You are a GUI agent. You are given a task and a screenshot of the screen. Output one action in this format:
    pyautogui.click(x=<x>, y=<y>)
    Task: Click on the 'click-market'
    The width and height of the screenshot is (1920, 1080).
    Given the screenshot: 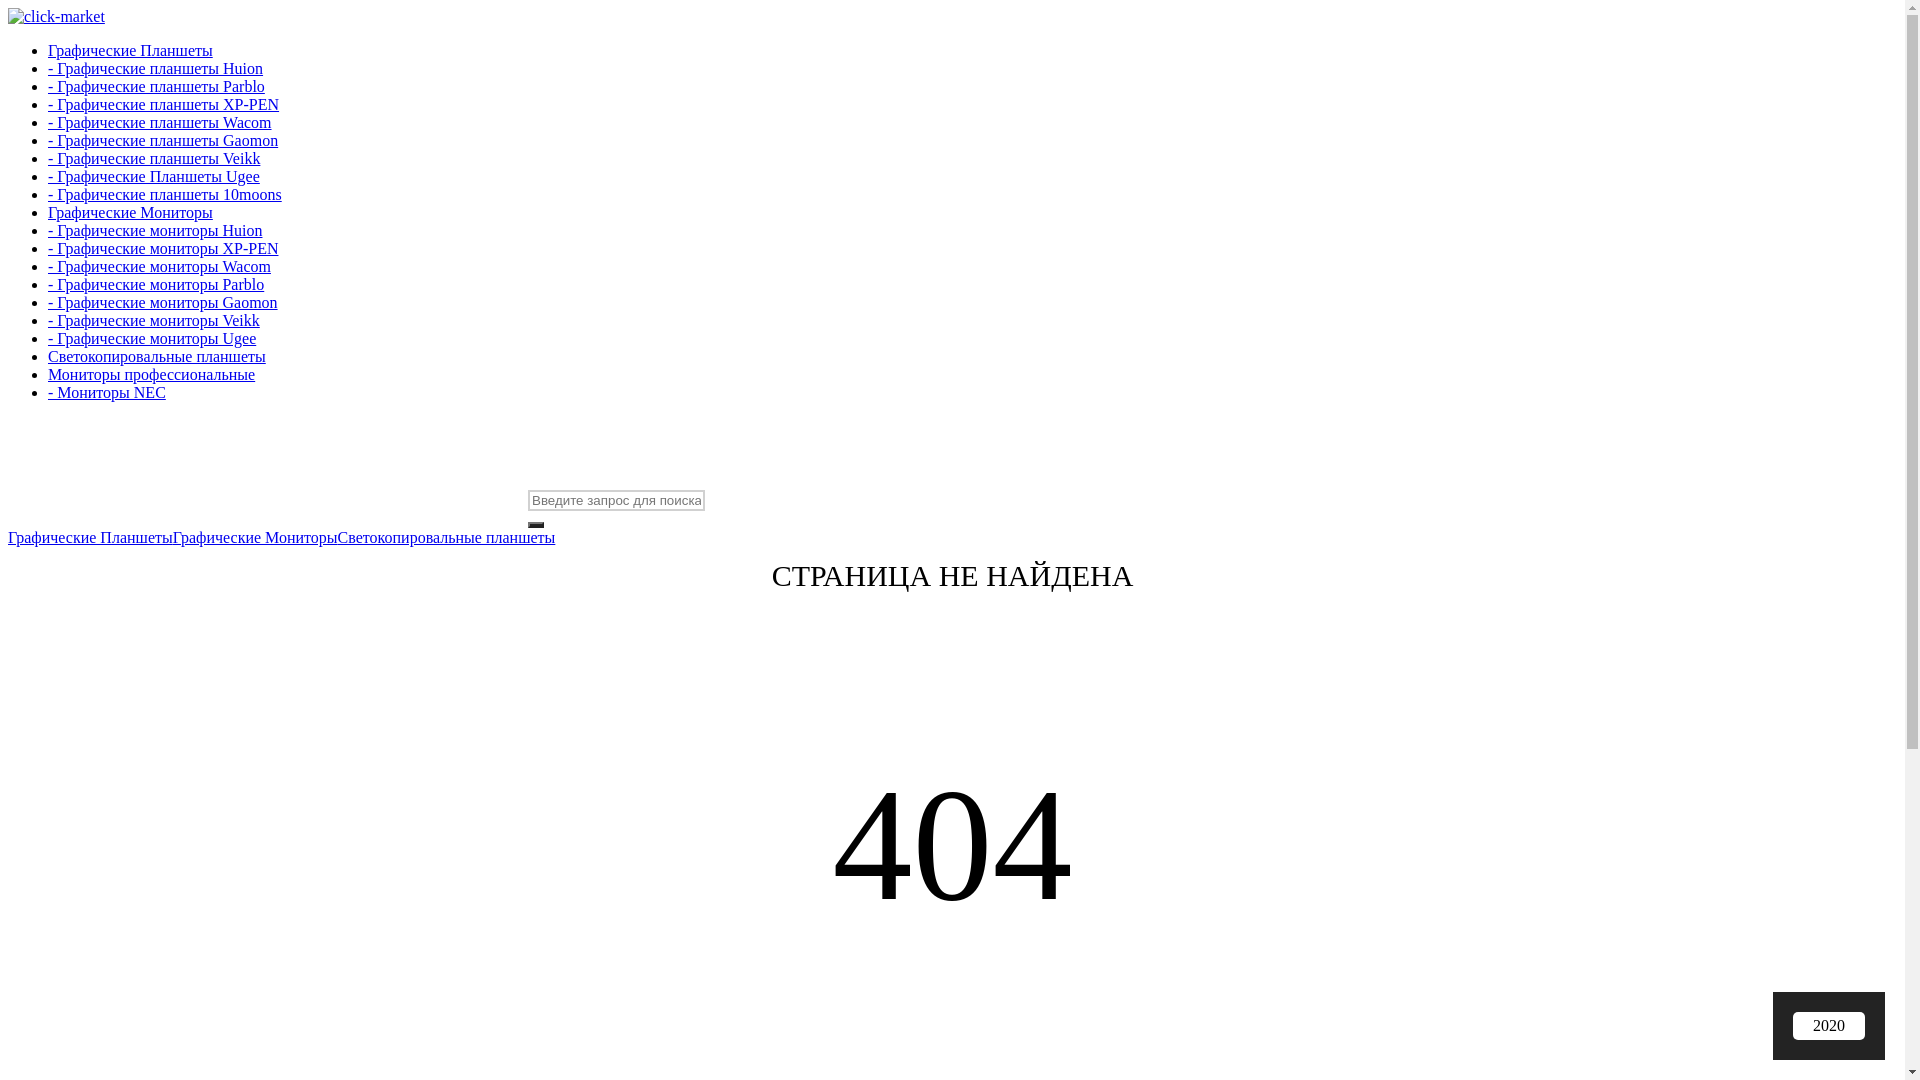 What is the action you would take?
    pyautogui.click(x=56, y=16)
    